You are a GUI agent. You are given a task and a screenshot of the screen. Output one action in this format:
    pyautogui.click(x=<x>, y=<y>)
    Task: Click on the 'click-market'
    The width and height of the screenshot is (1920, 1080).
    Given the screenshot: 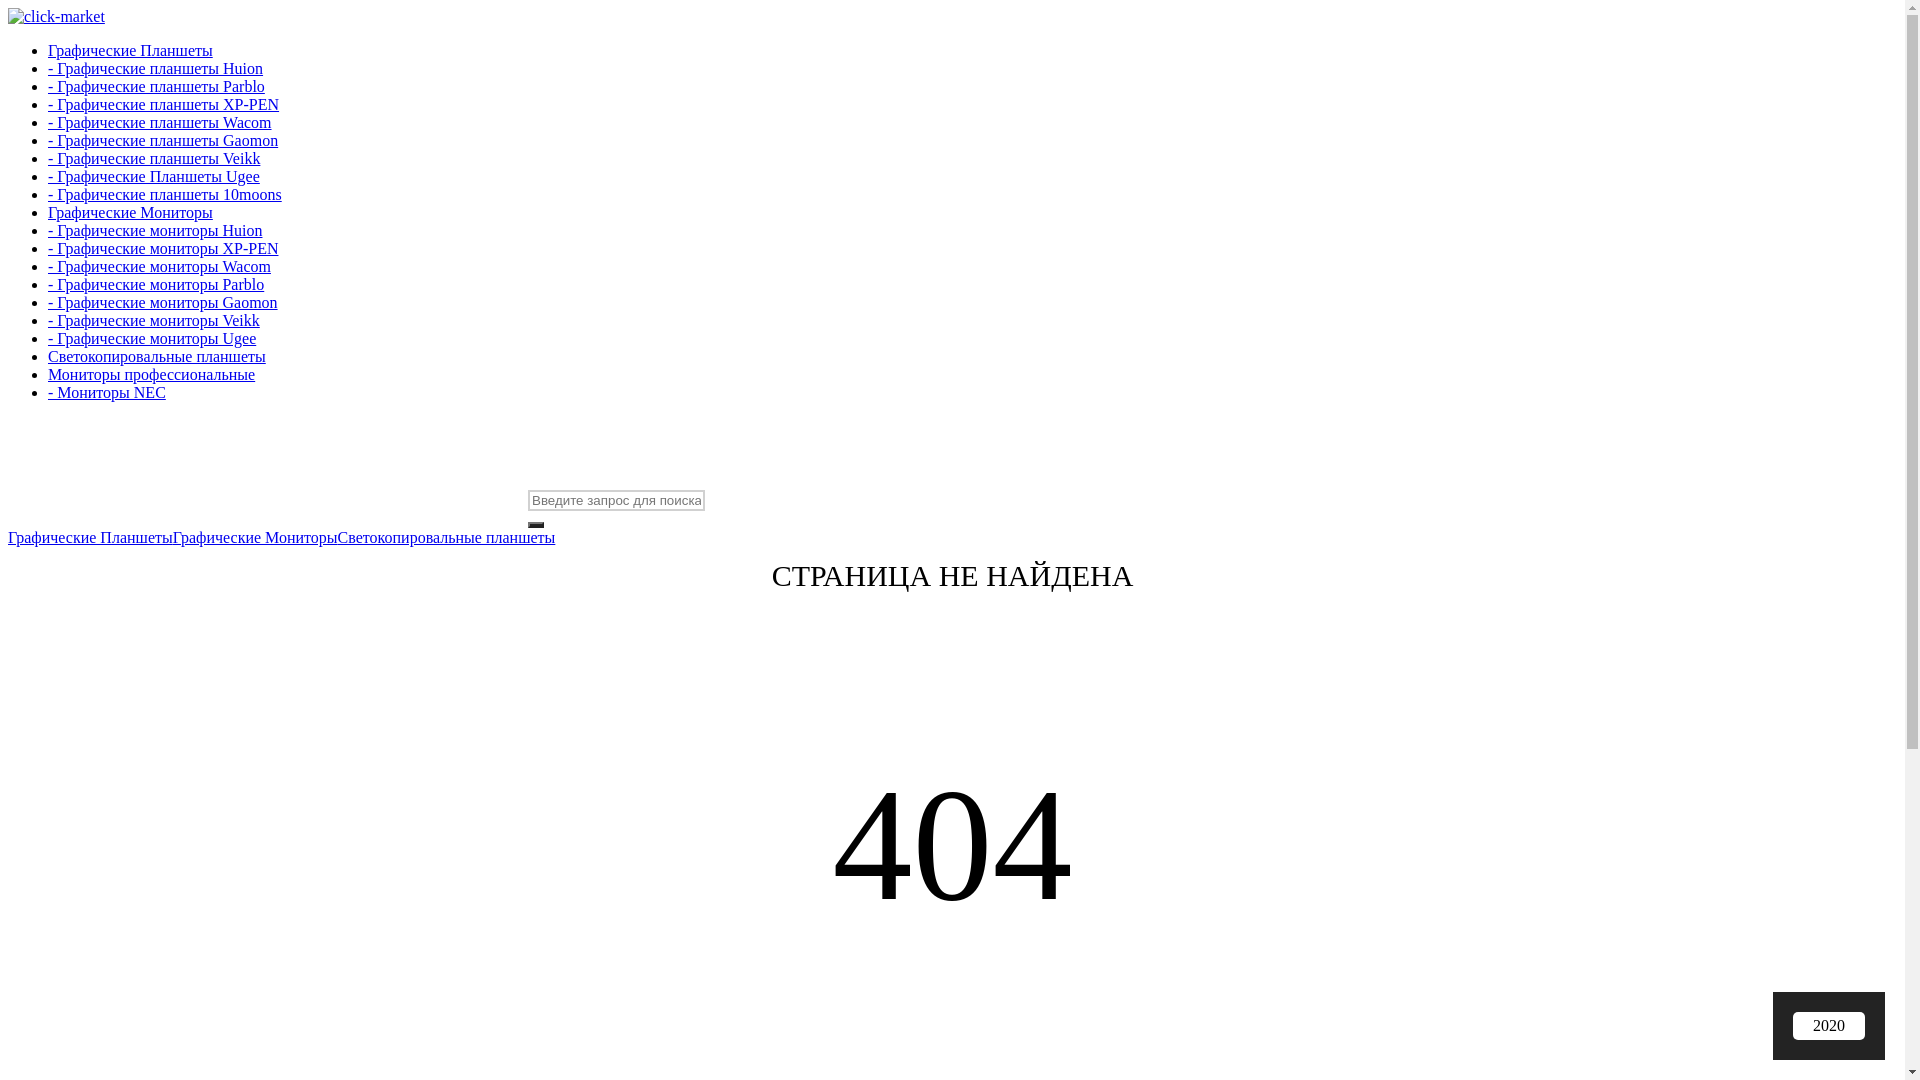 What is the action you would take?
    pyautogui.click(x=56, y=16)
    